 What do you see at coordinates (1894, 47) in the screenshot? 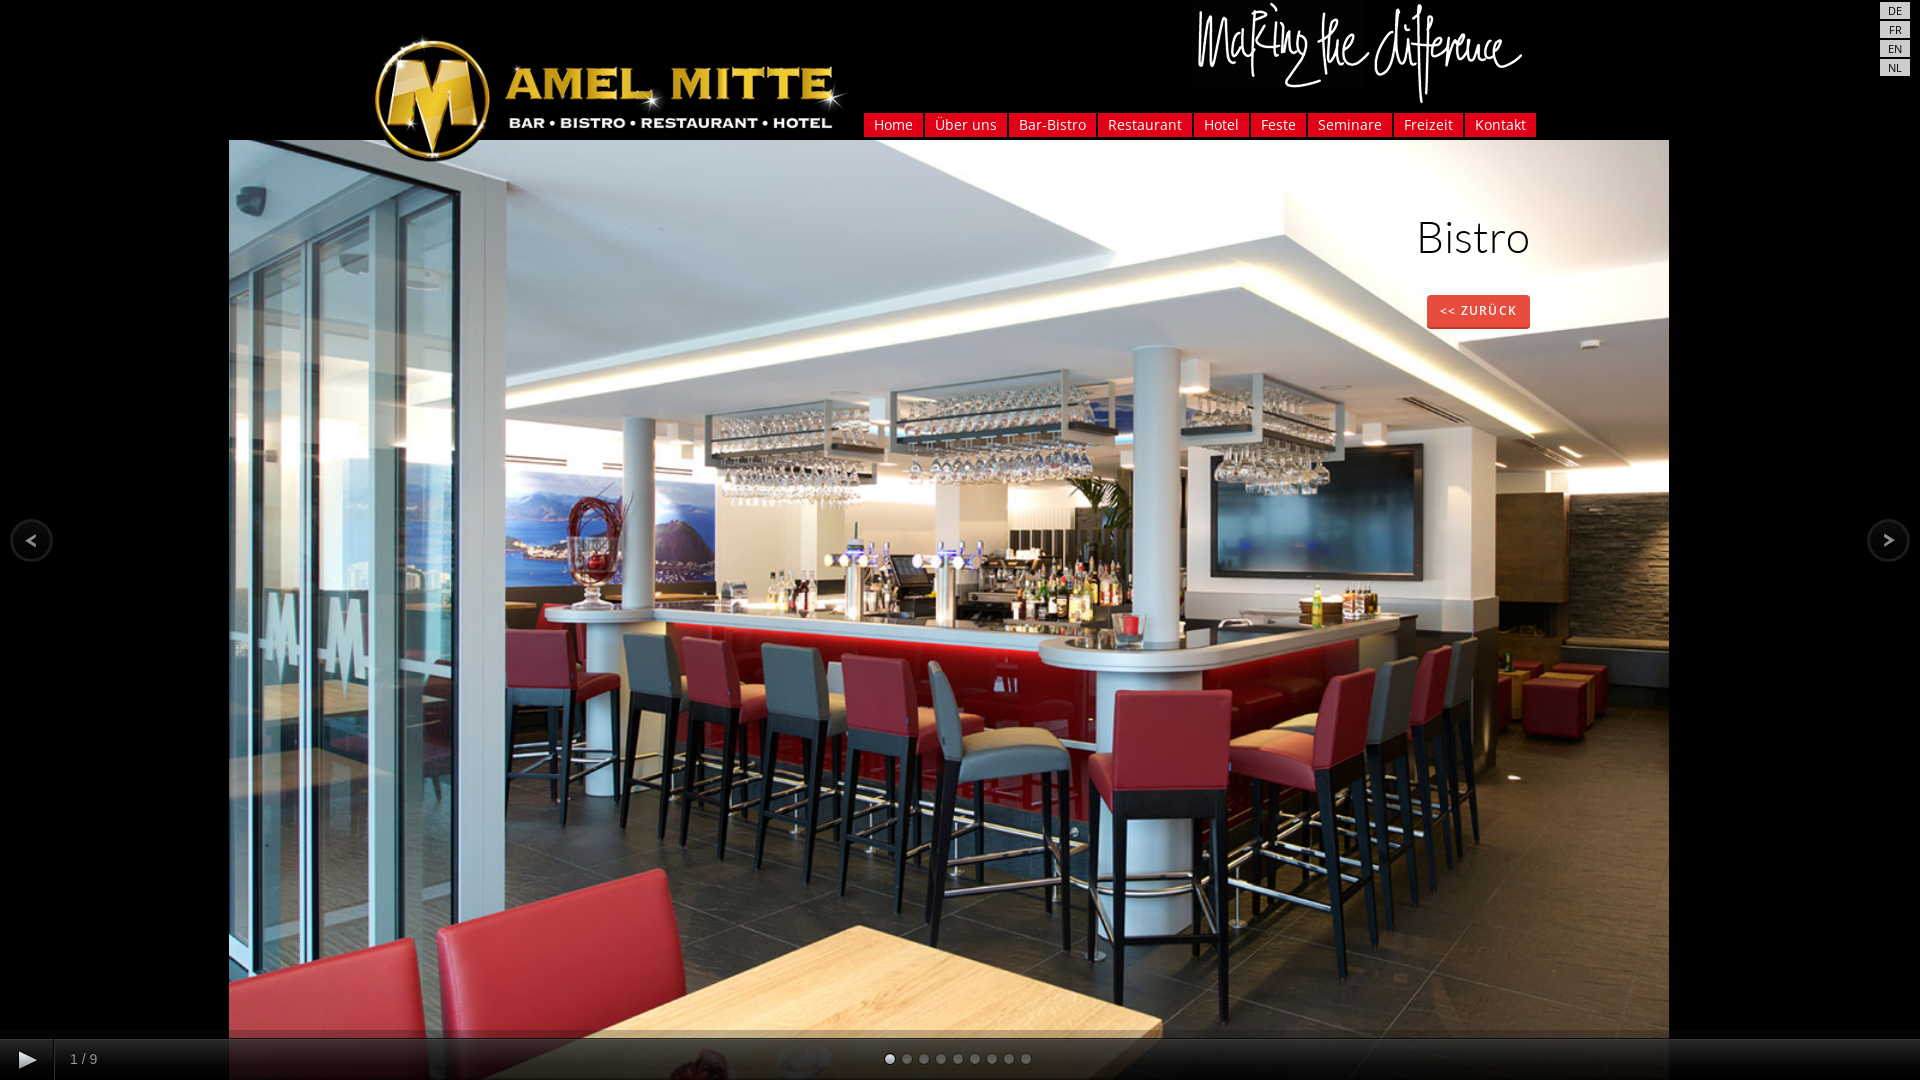
I see `'EN'` at bounding box center [1894, 47].